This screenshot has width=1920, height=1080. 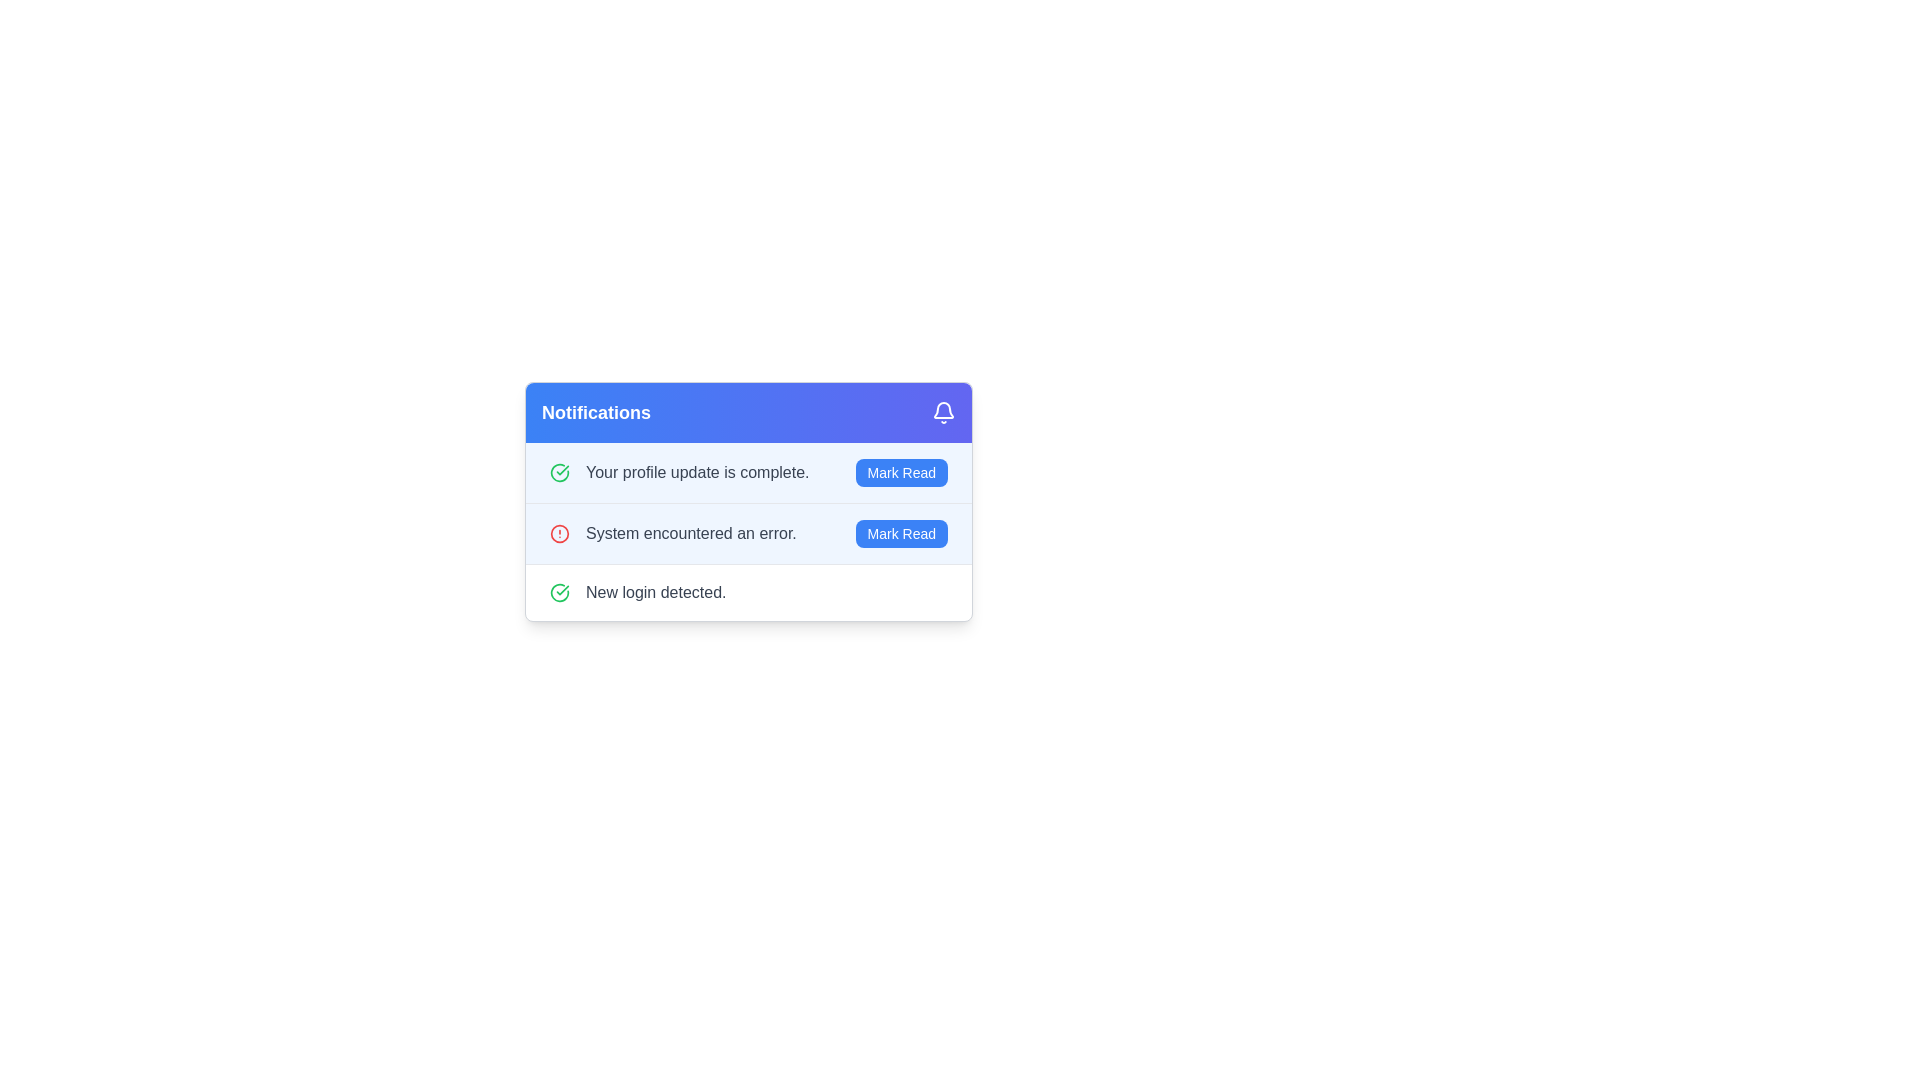 I want to click on the third notification item in the notifications panel that alerts the user about a new login detection, so click(x=637, y=592).